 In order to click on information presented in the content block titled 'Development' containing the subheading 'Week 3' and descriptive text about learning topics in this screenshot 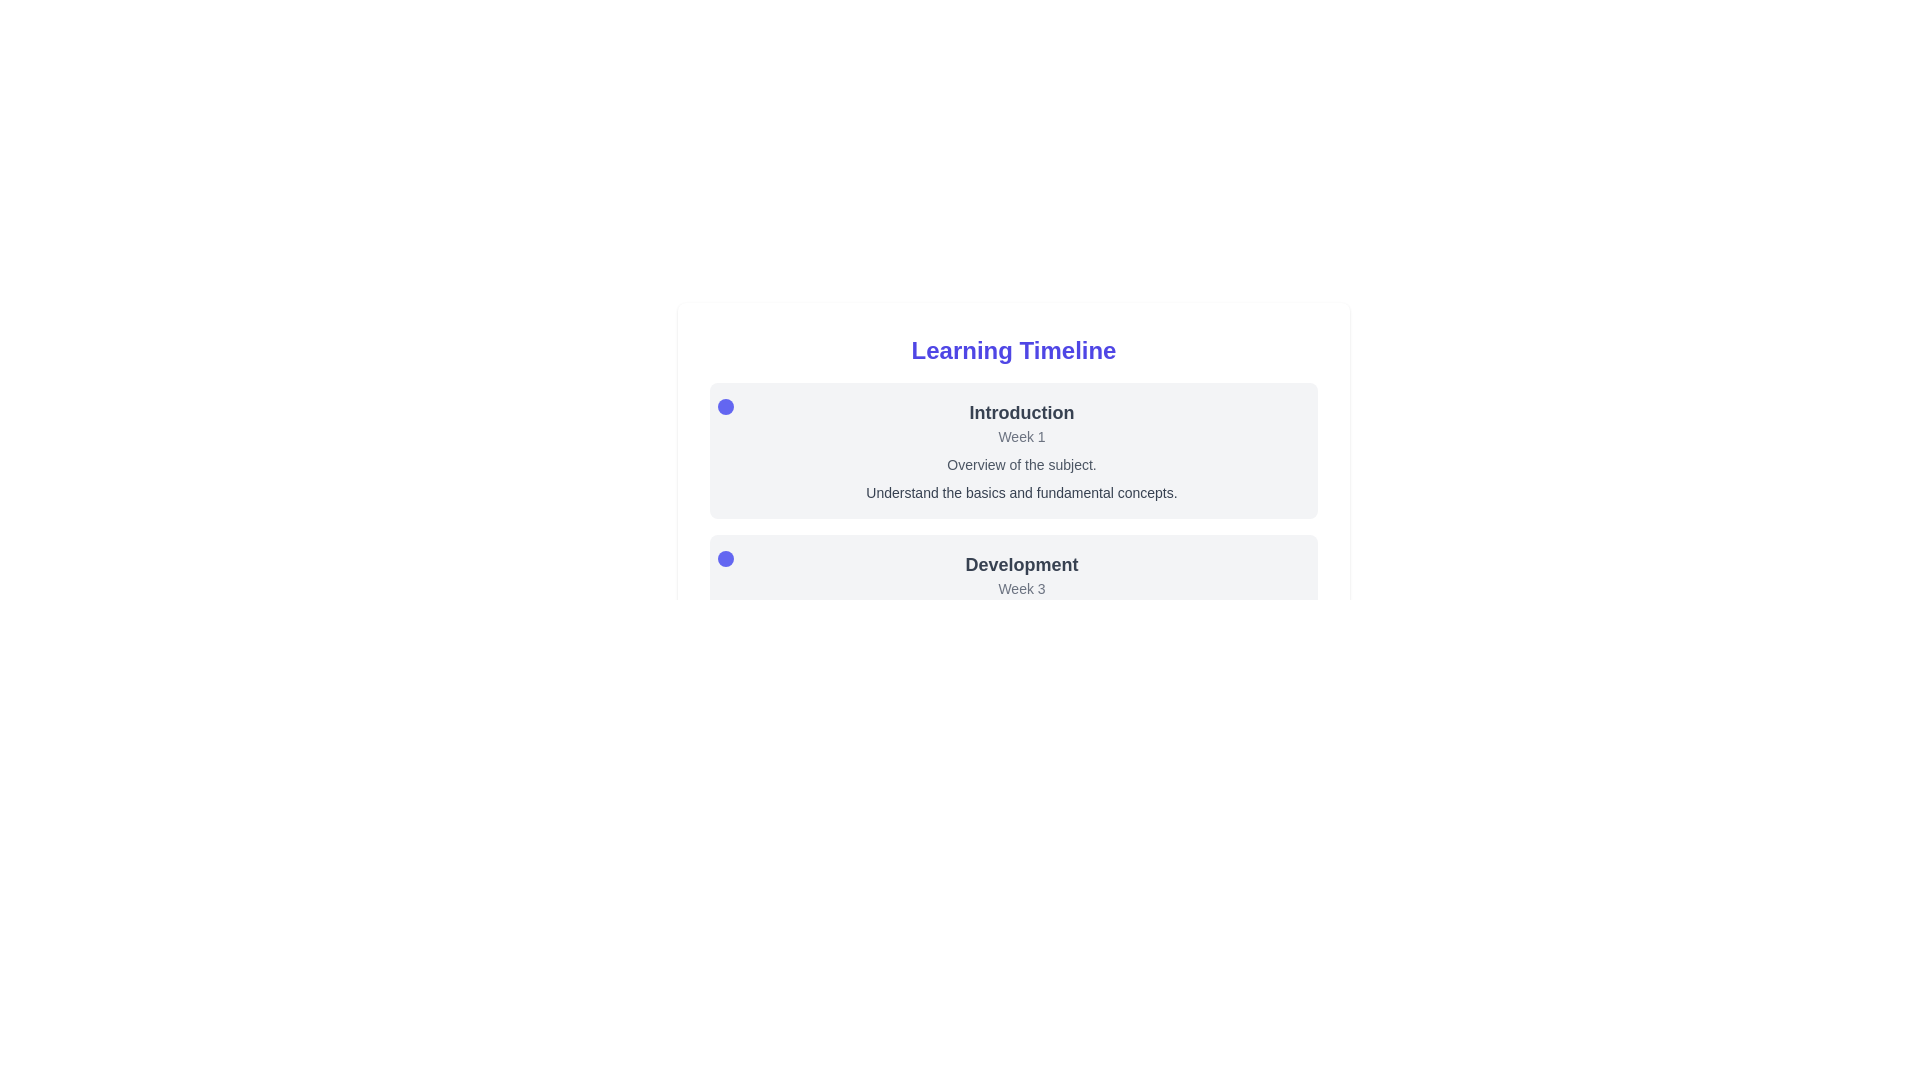, I will do `click(1013, 601)`.